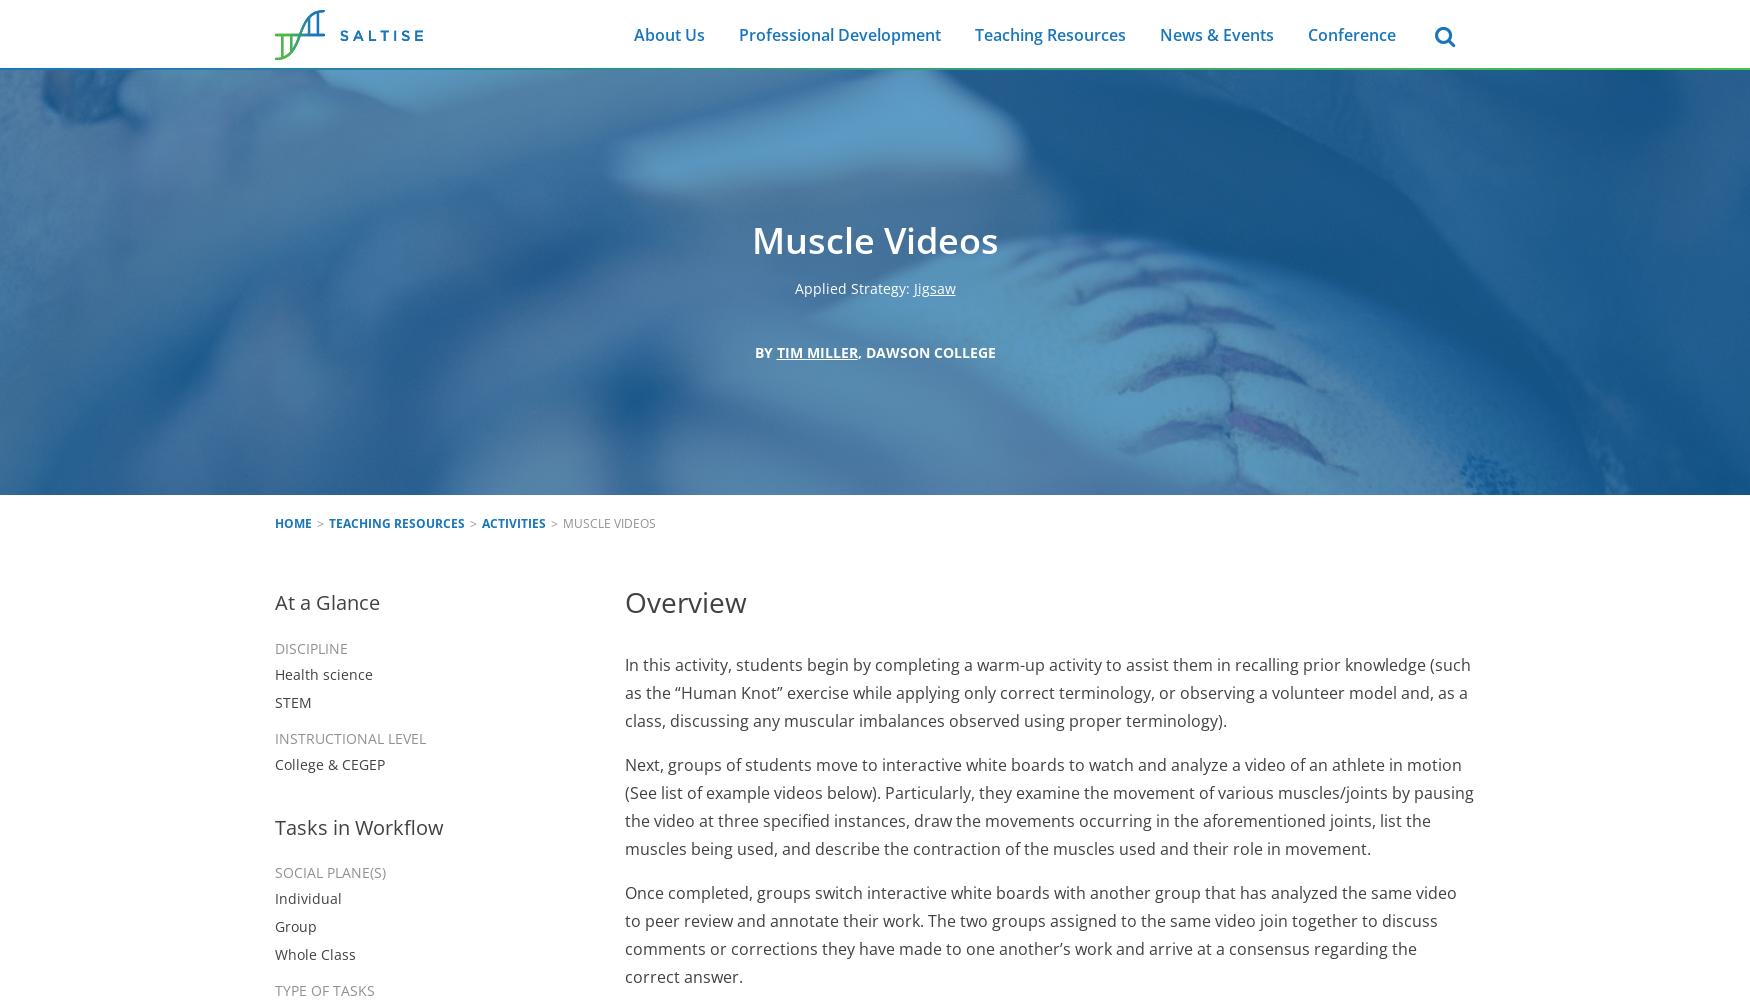  I want to click on 'Whole Class', so click(273, 952).